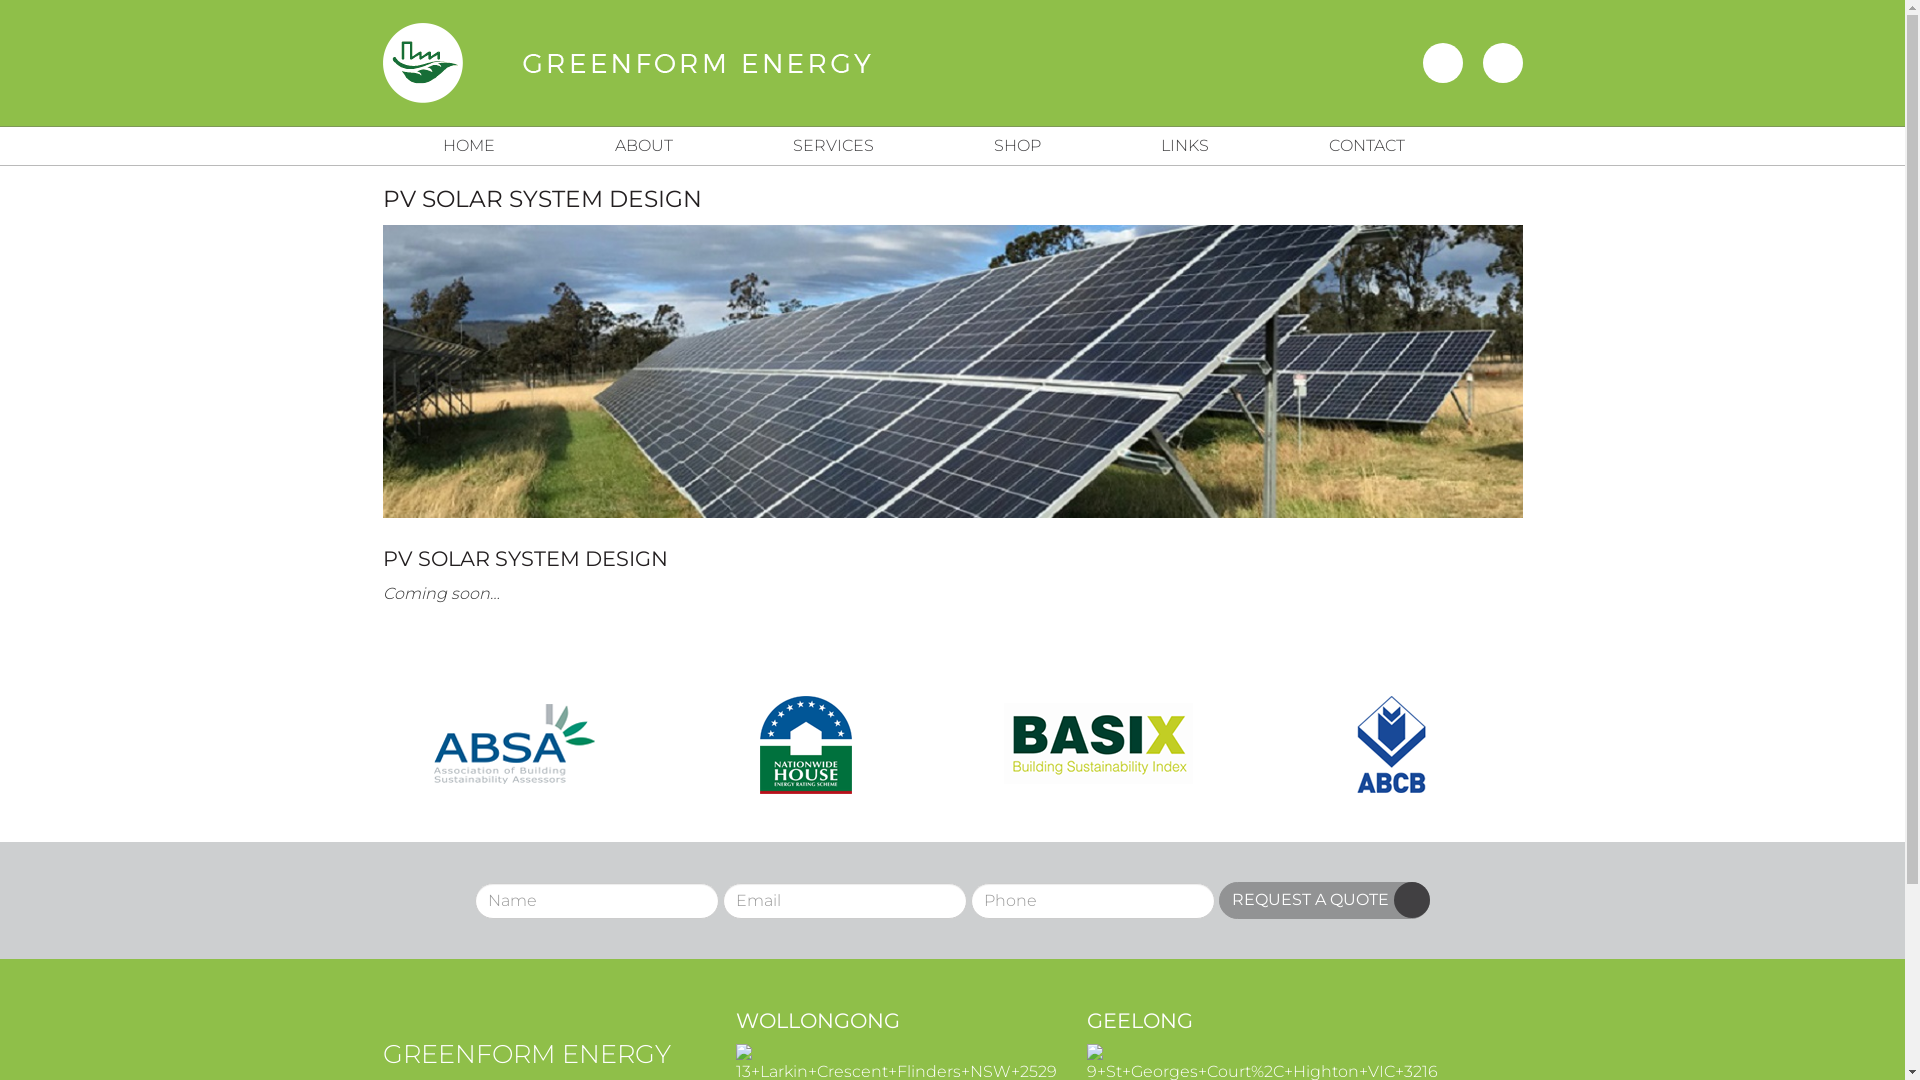 This screenshot has height=1080, width=1920. I want to click on 'HOME', so click(466, 145).